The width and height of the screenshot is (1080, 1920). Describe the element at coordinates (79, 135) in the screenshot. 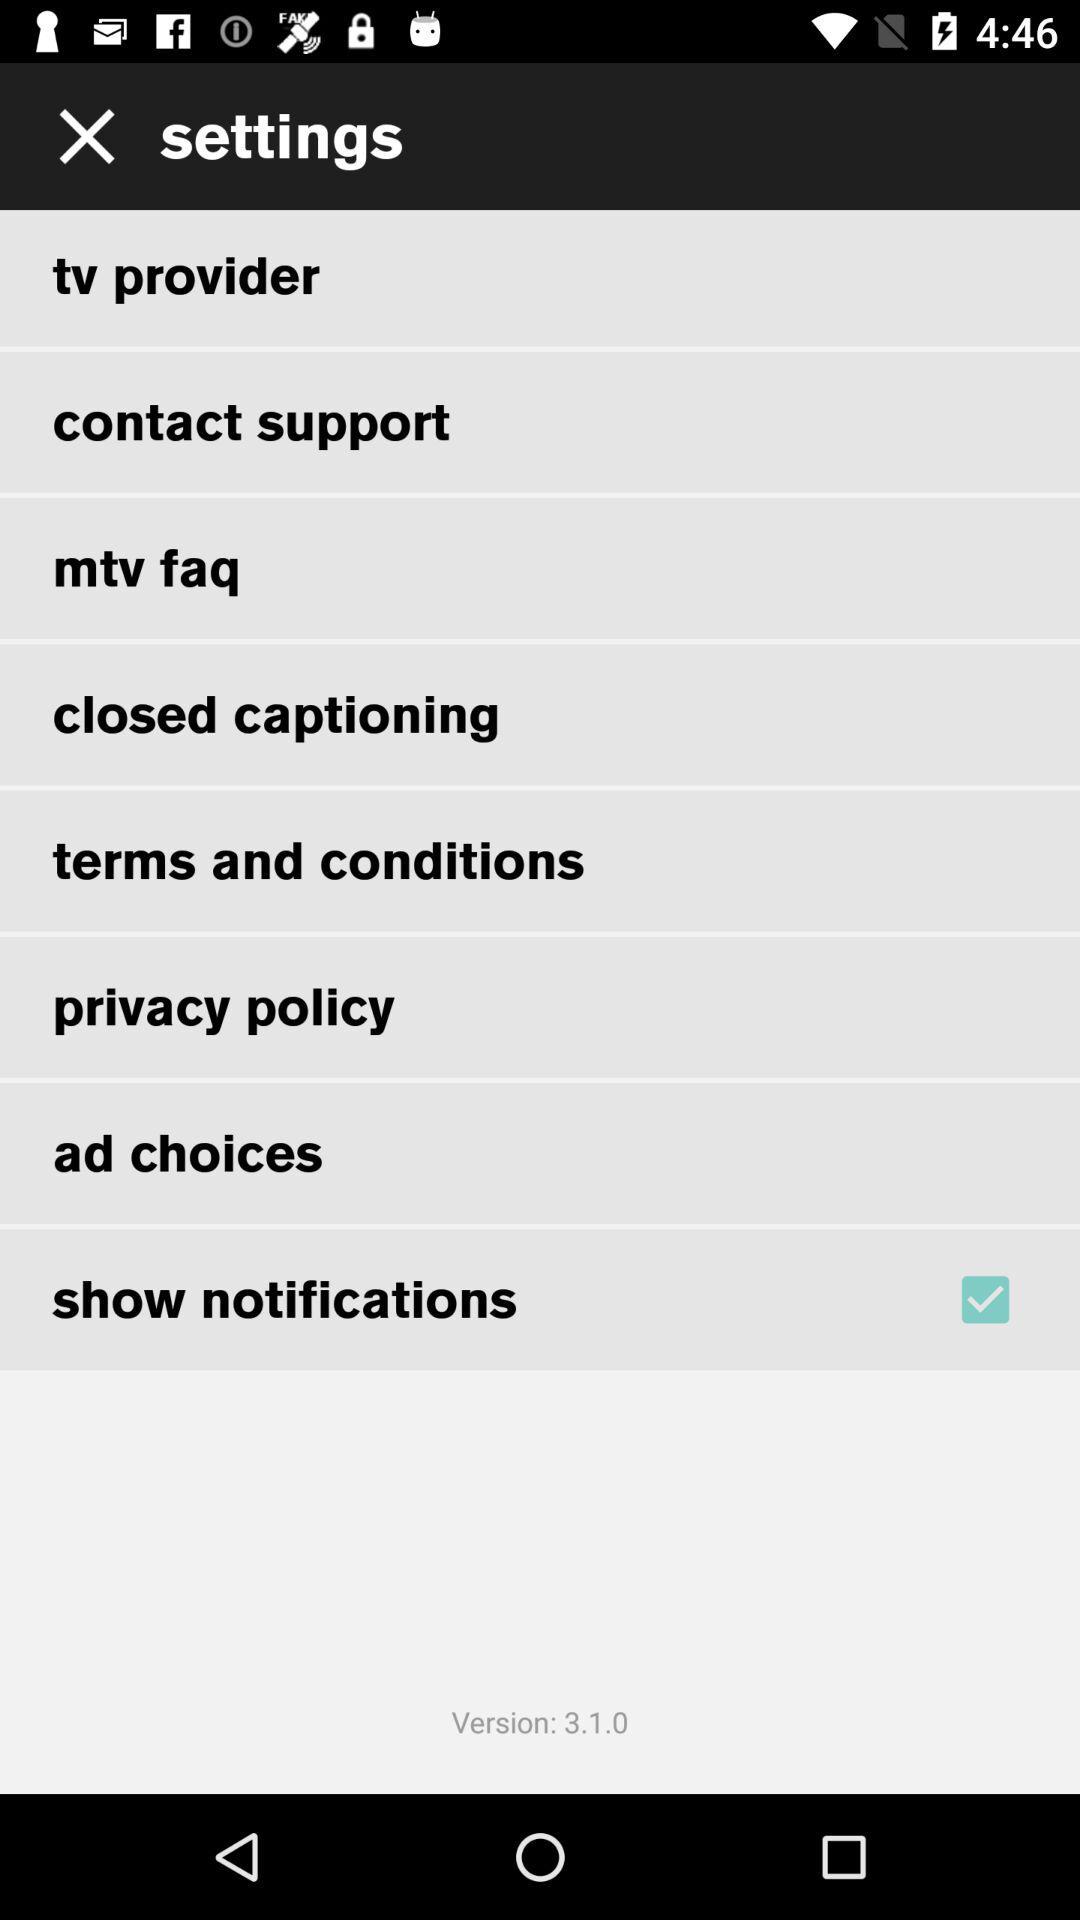

I see `menu` at that location.